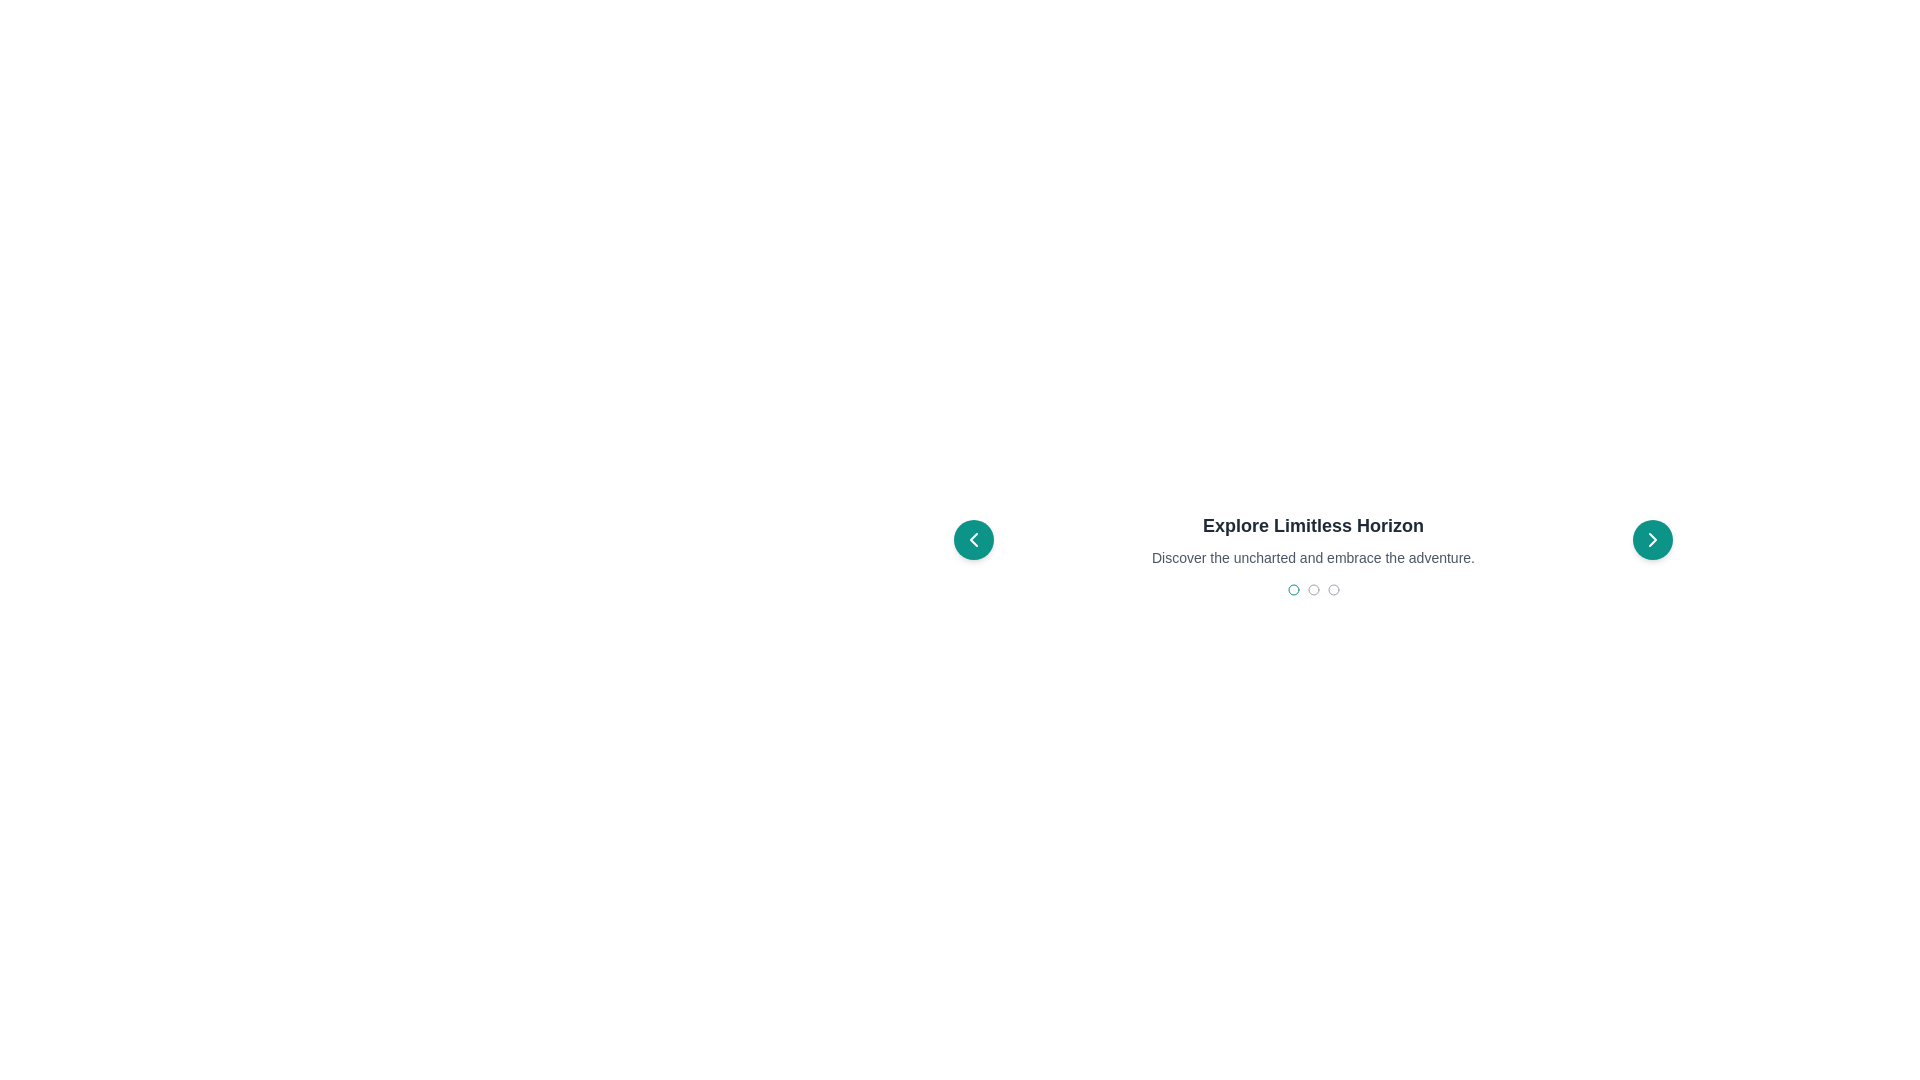  Describe the element at coordinates (1333, 589) in the screenshot. I see `the circular outline button located beneath the text 'Explore Limitless Horizon', which is the last circular element from the left in the navigation component` at that location.